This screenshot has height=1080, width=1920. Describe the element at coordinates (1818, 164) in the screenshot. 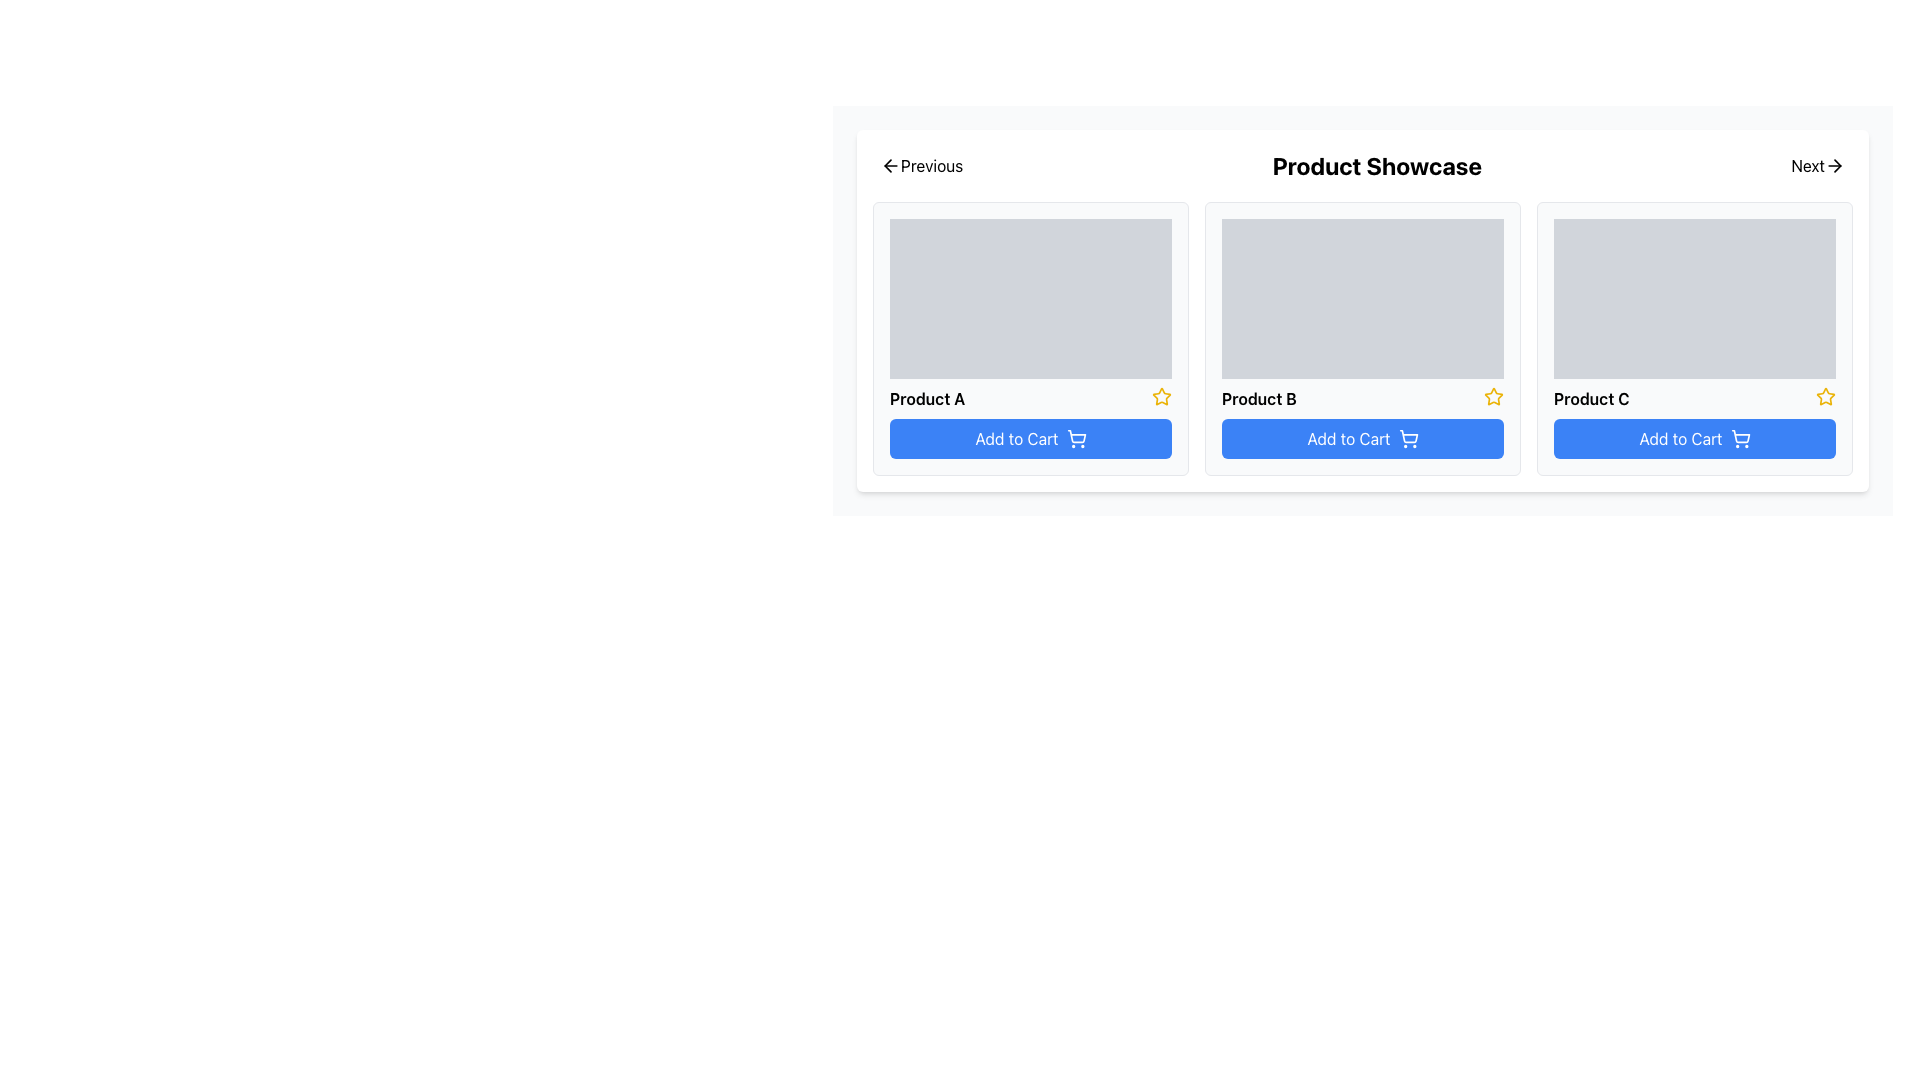

I see `the navigational button located at the right end of the navigation control bar` at that location.